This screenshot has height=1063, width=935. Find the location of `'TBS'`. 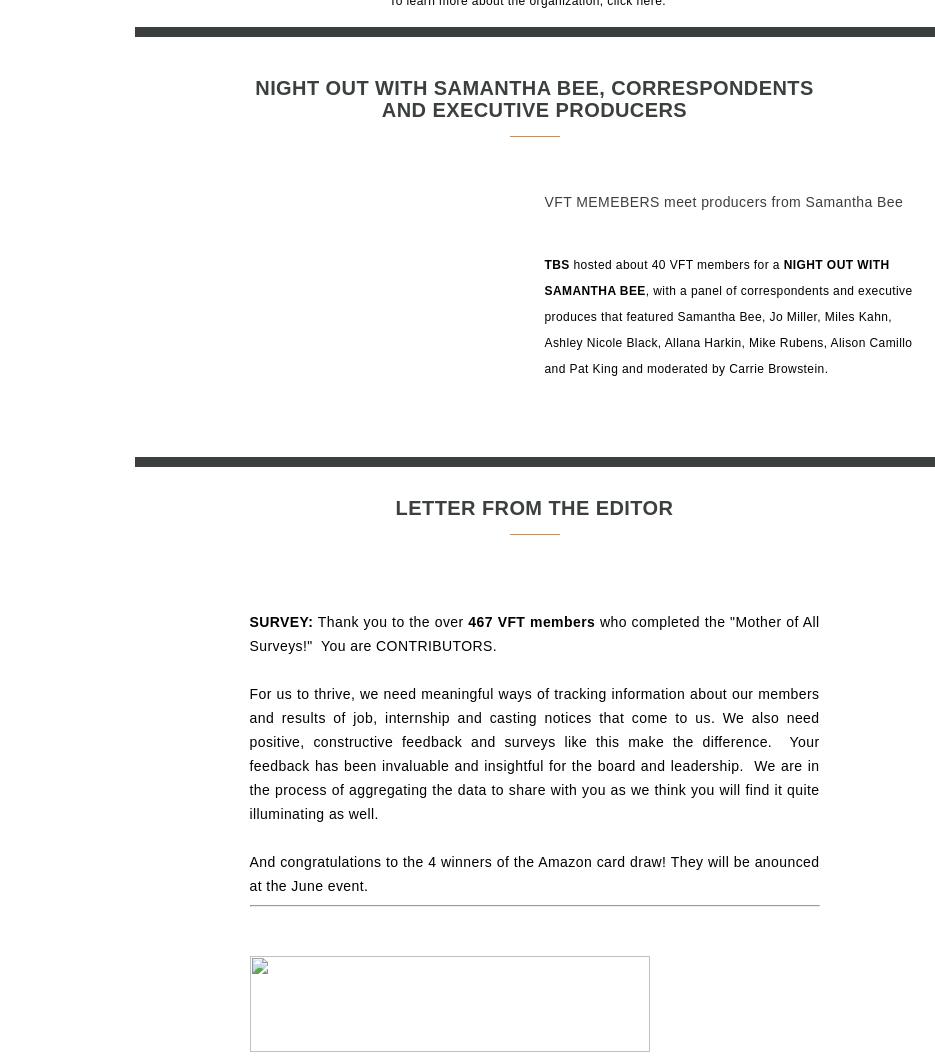

'TBS' is located at coordinates (558, 264).